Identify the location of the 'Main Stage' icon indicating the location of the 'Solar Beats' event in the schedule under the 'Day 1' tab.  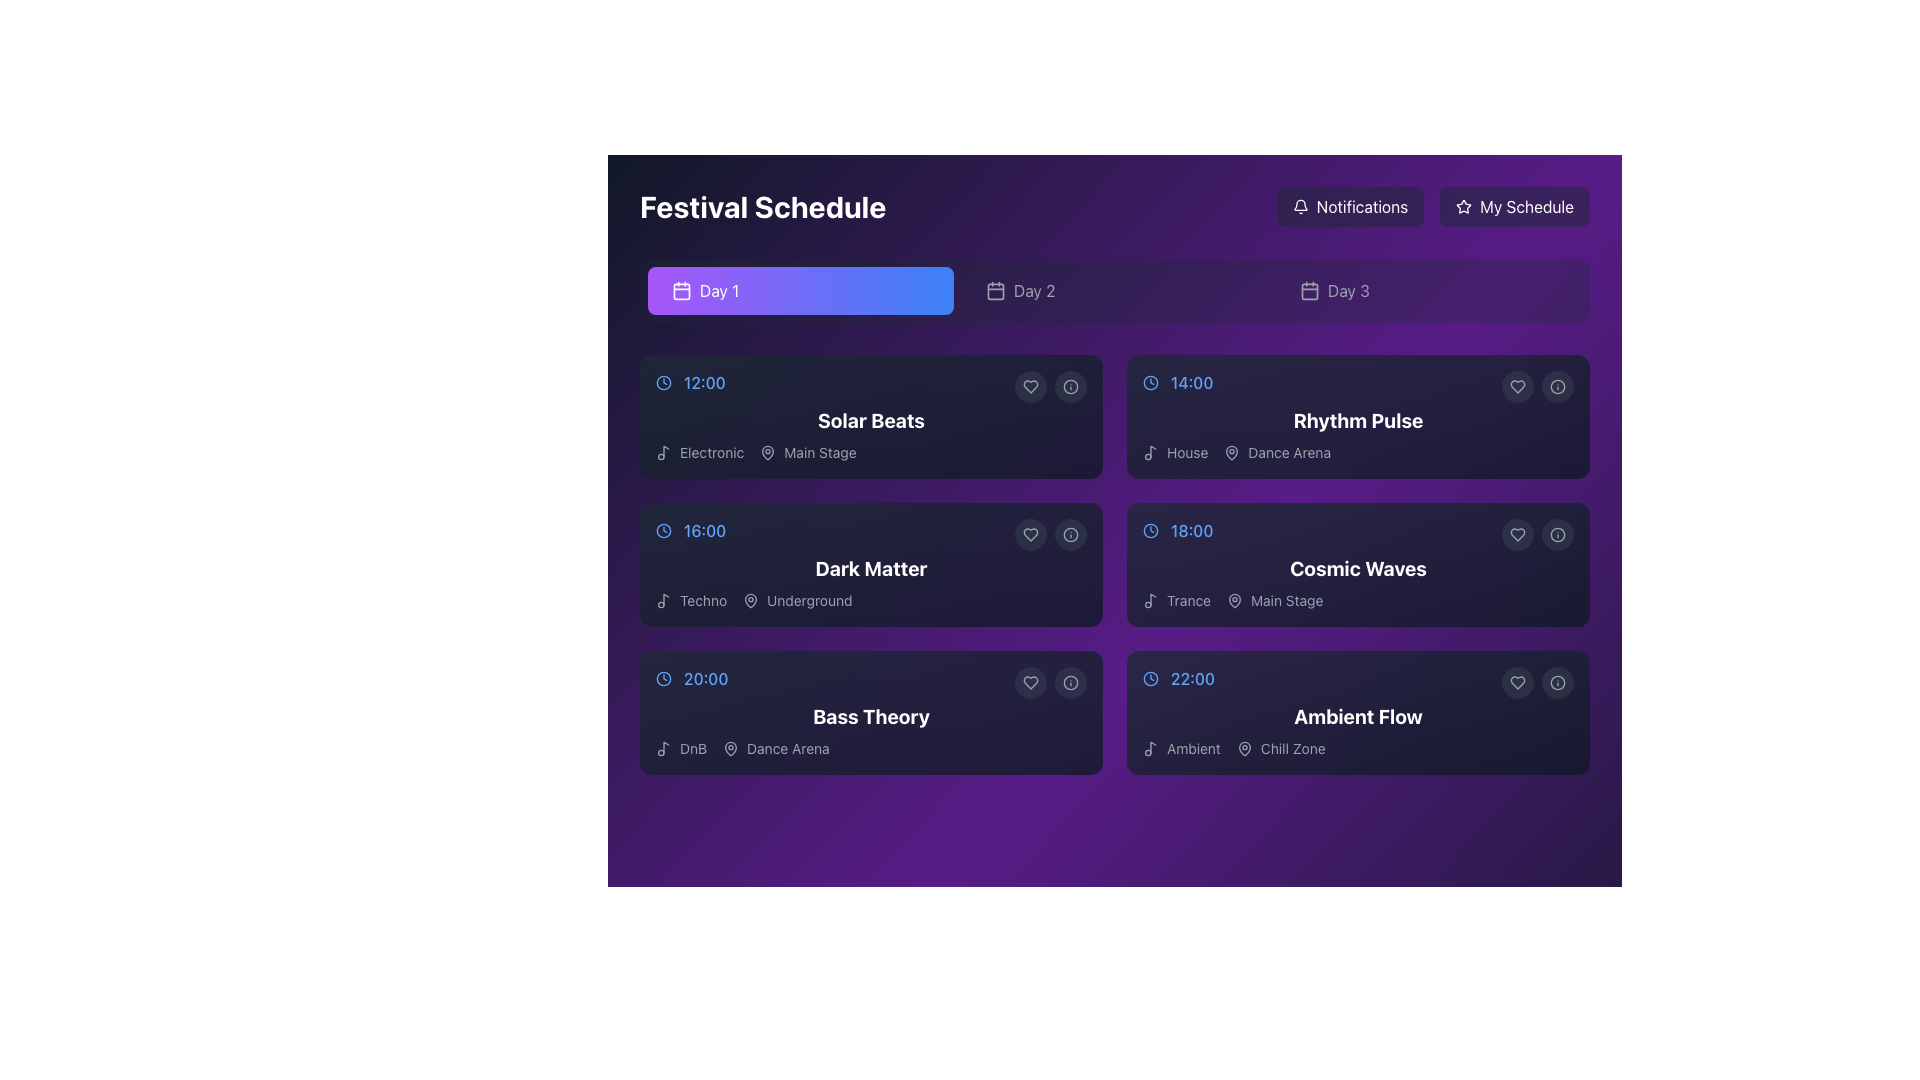
(767, 452).